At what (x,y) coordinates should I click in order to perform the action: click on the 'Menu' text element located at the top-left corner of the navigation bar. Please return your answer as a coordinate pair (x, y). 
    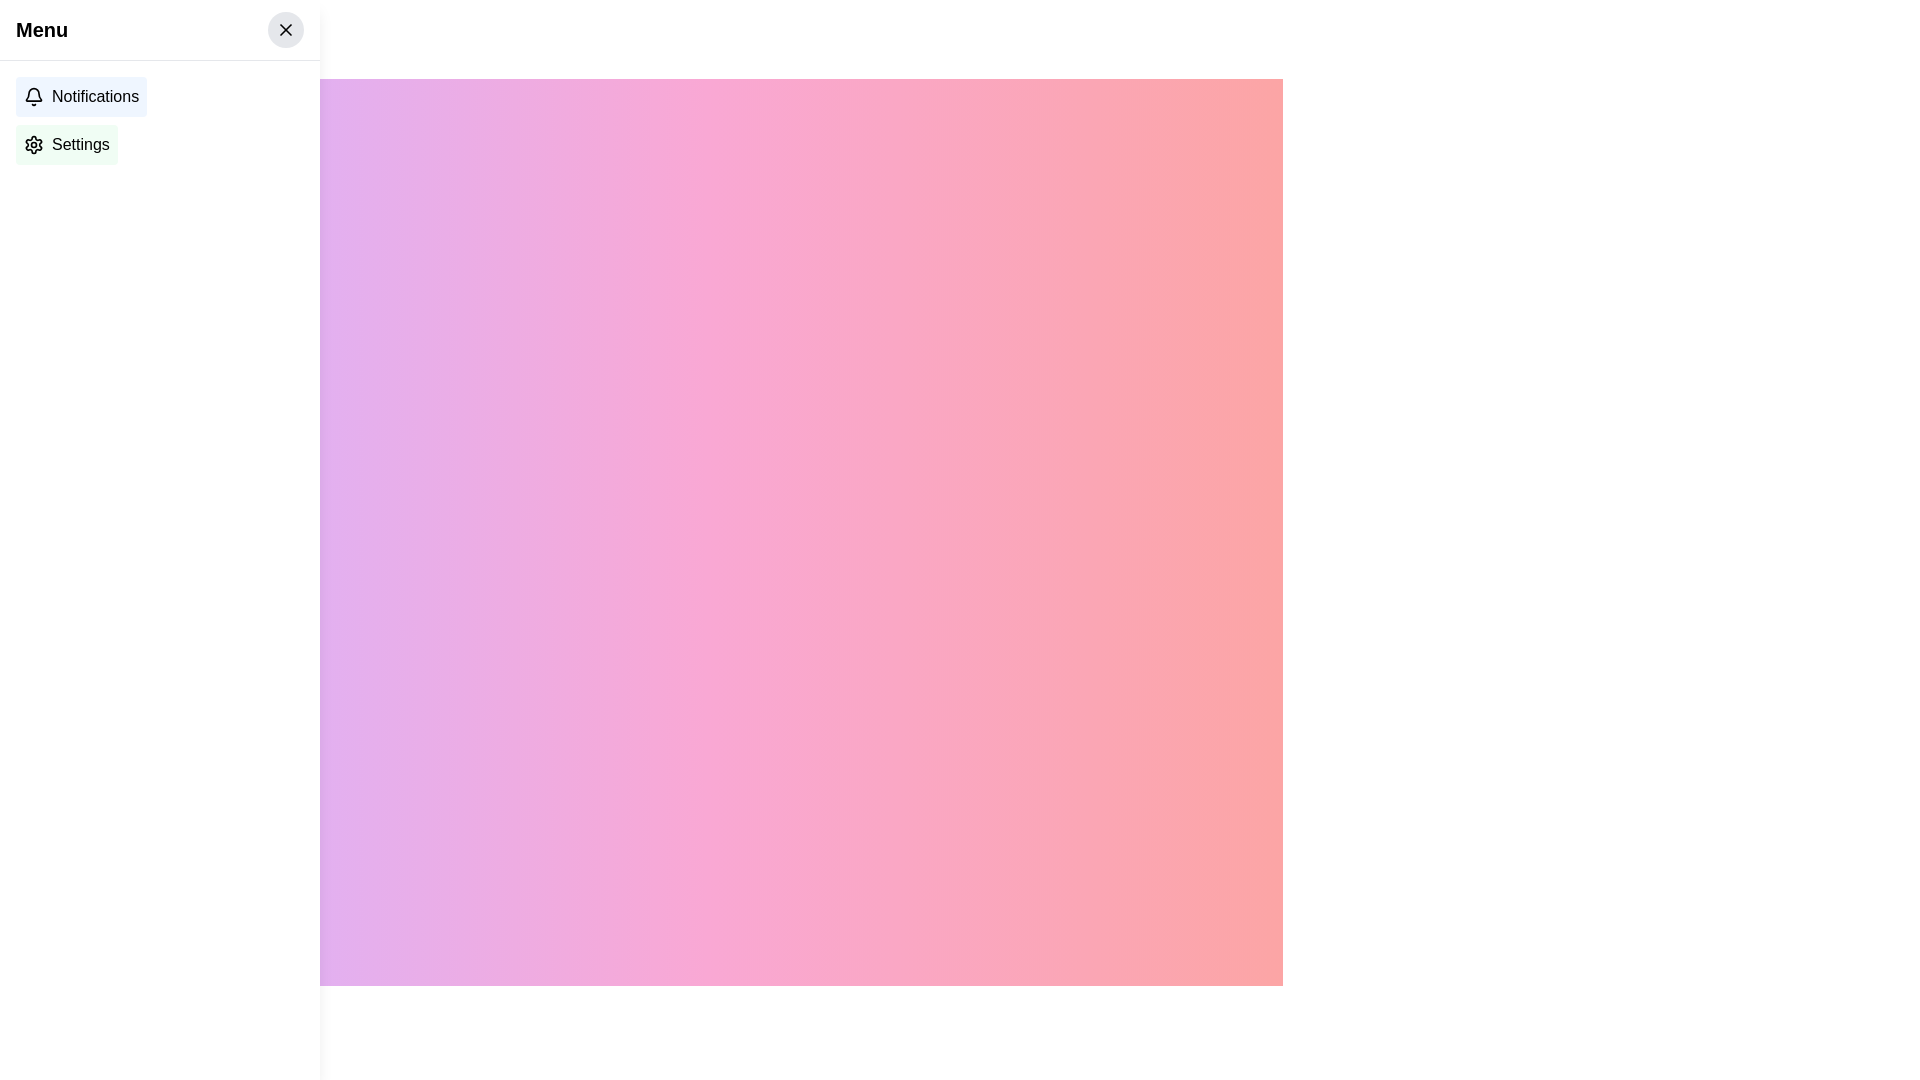
    Looking at the image, I should click on (42, 30).